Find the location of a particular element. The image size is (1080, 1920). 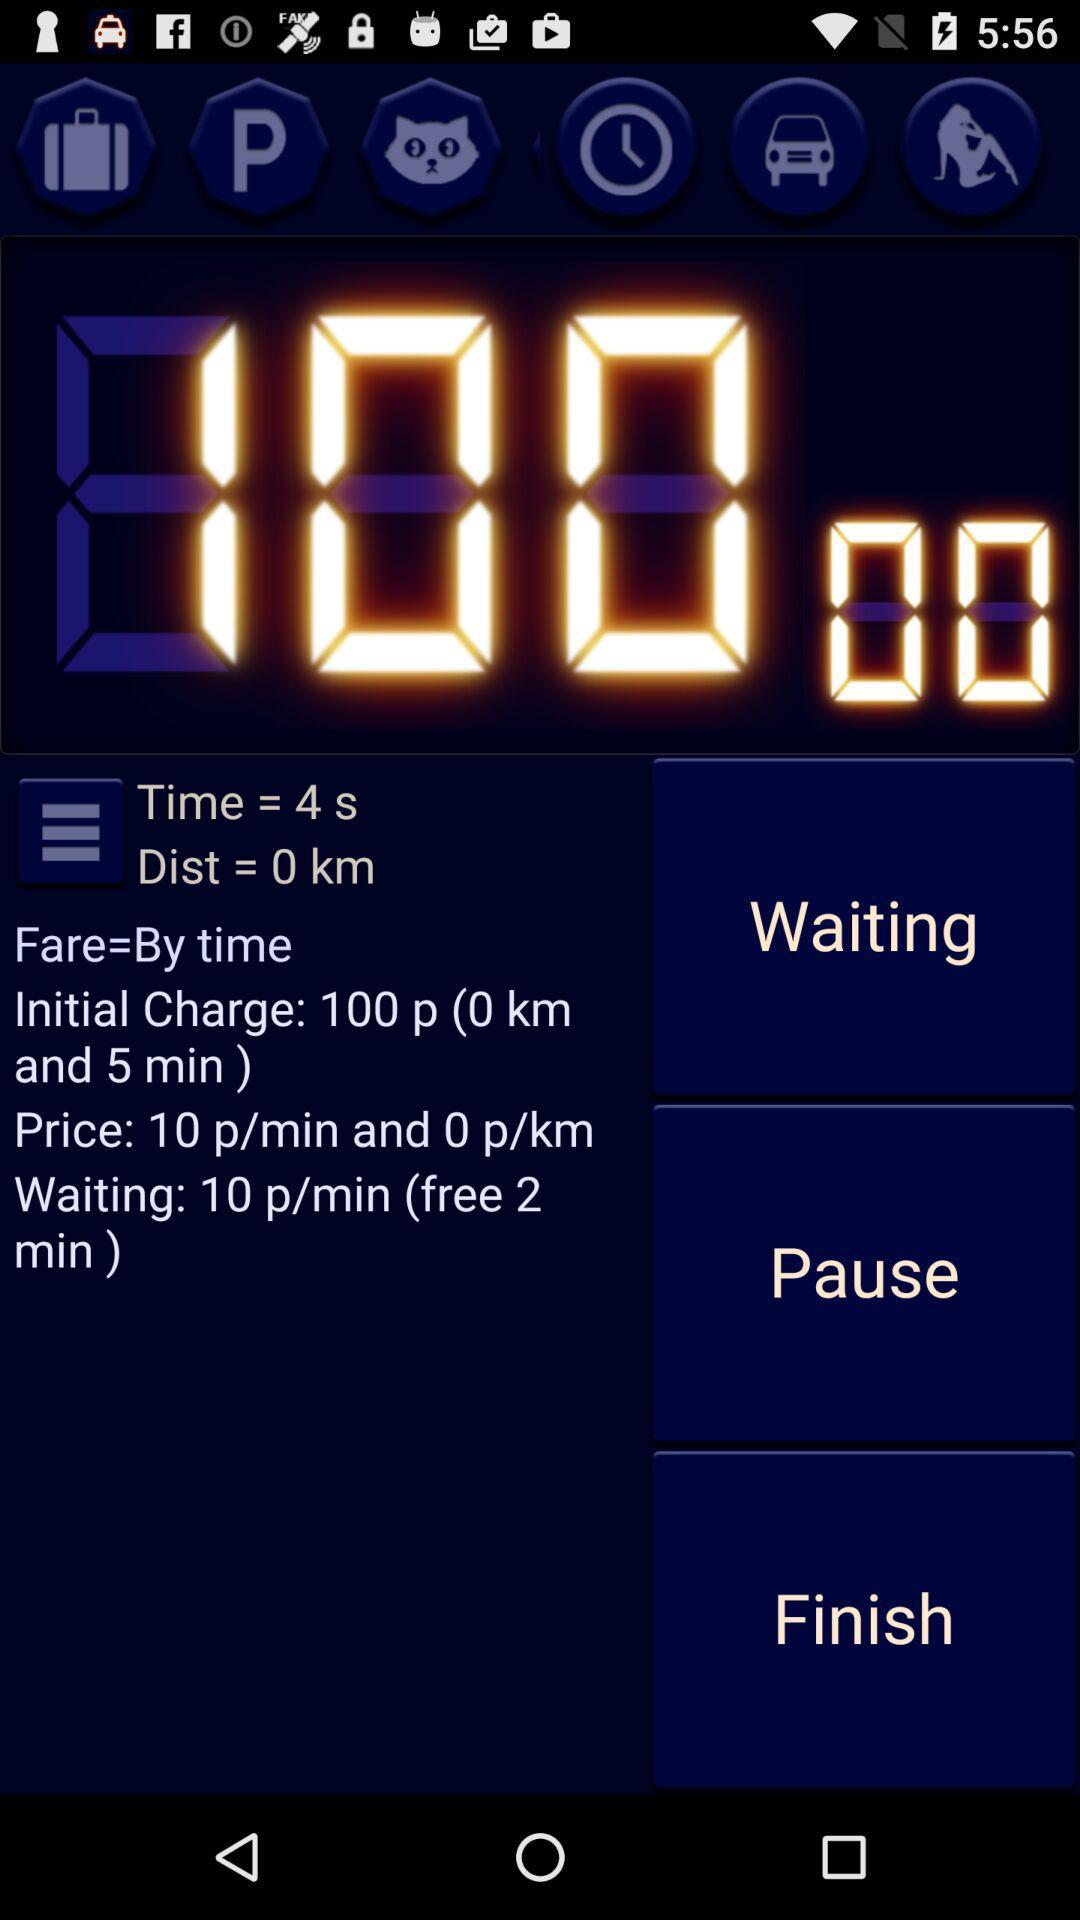

p is located at coordinates (257, 148).